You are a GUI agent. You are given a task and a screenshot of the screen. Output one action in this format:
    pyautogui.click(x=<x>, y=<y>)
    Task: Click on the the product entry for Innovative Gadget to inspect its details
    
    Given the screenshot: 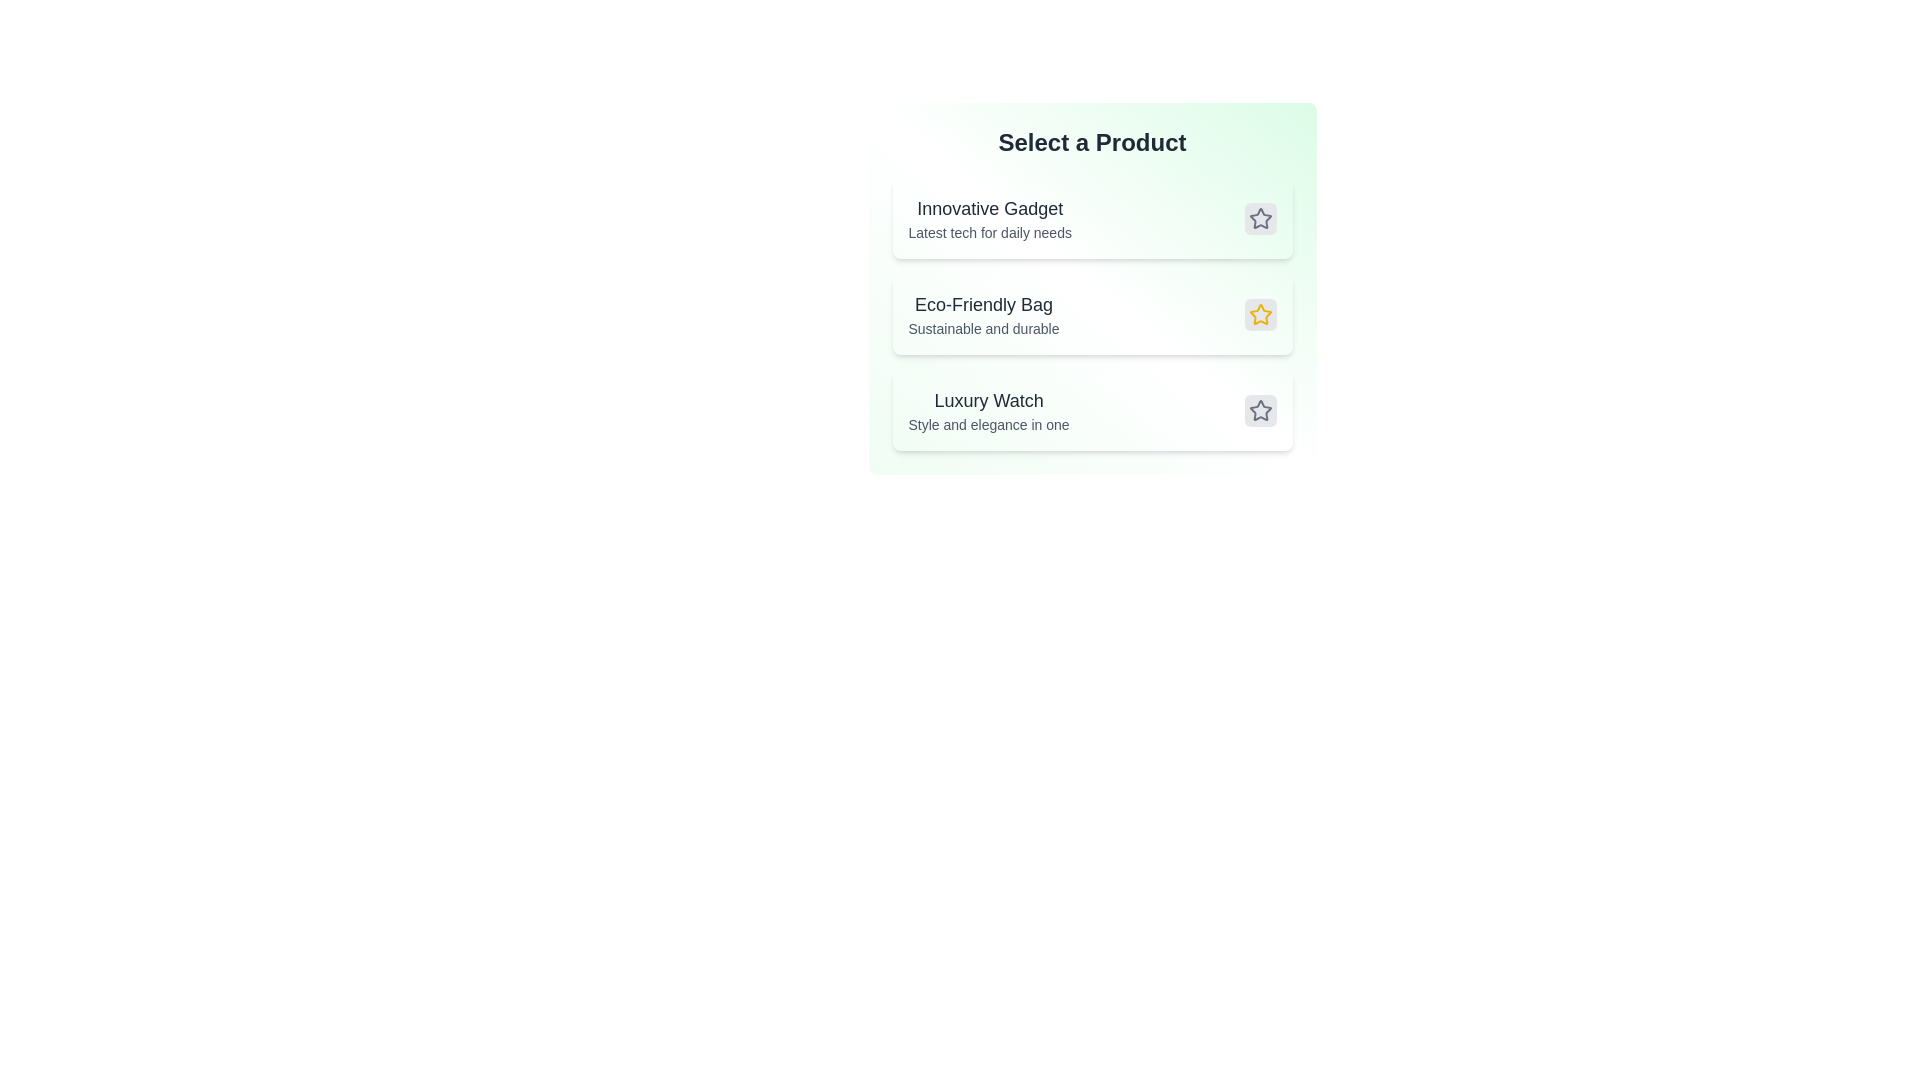 What is the action you would take?
    pyautogui.click(x=989, y=219)
    